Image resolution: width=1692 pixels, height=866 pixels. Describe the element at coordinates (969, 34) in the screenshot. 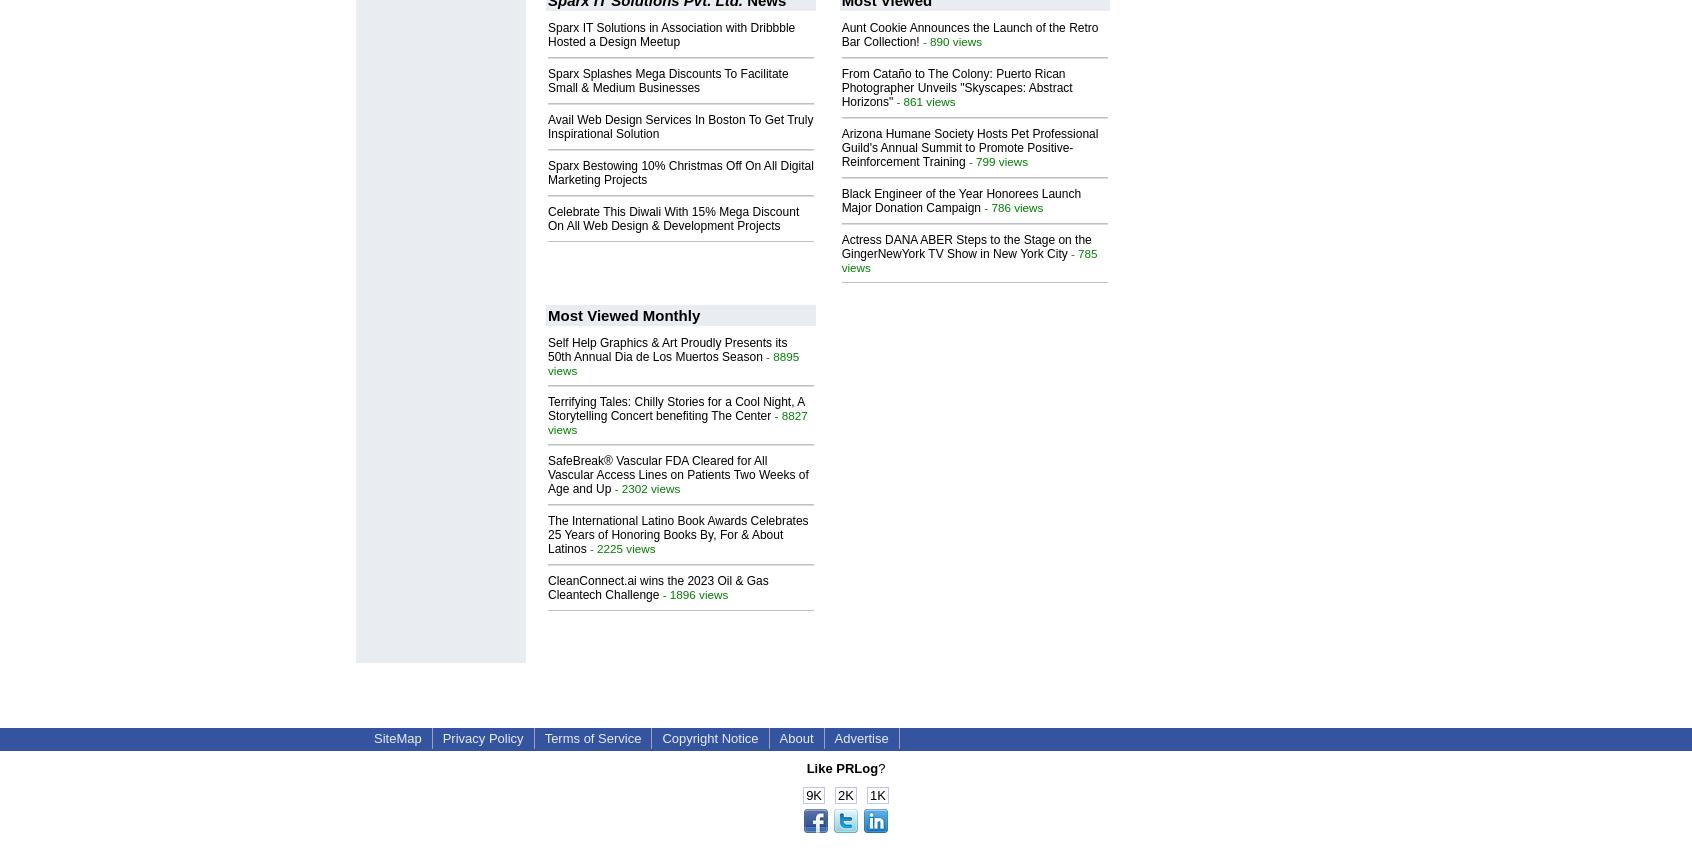

I see `'Aunt Cookie Announces the Launch of the Retro Bar Collection!'` at that location.